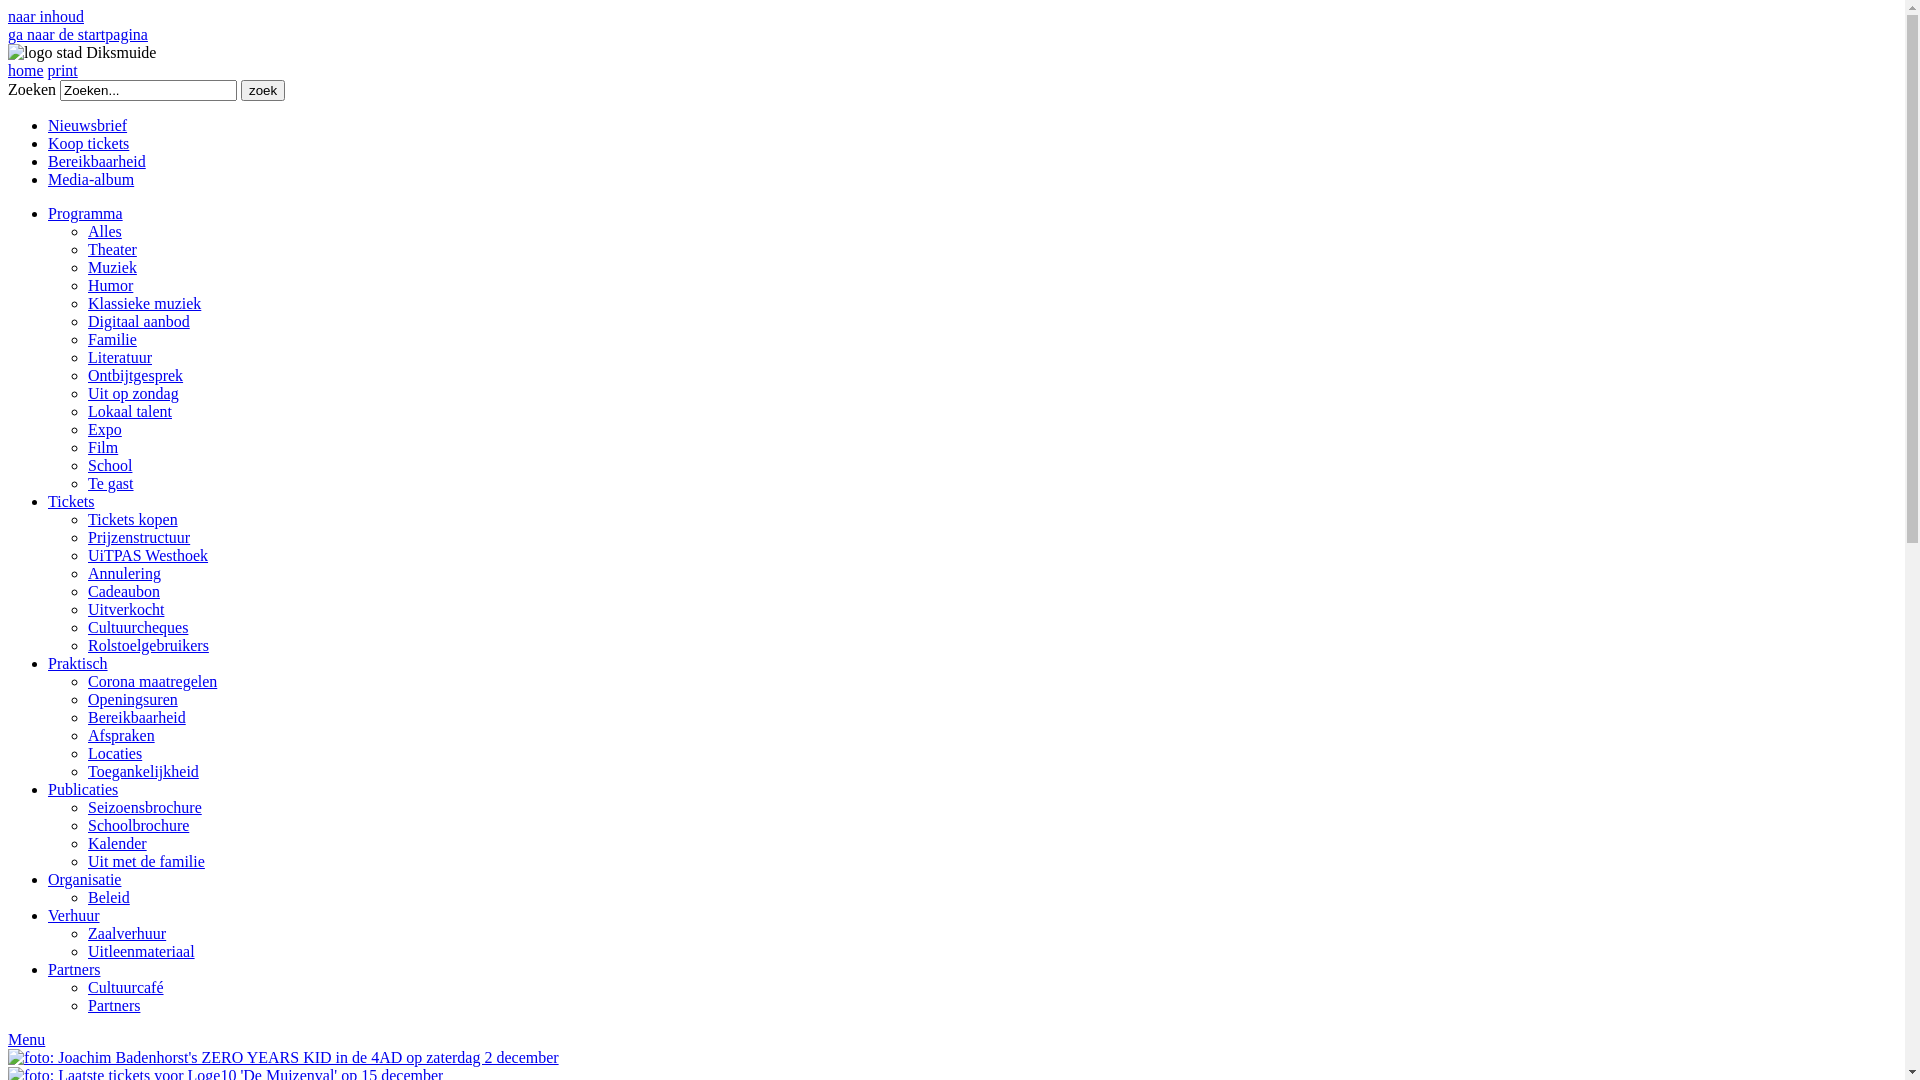 The width and height of the screenshot is (1920, 1080). Describe the element at coordinates (132, 518) in the screenshot. I see `'Tickets kopen'` at that location.